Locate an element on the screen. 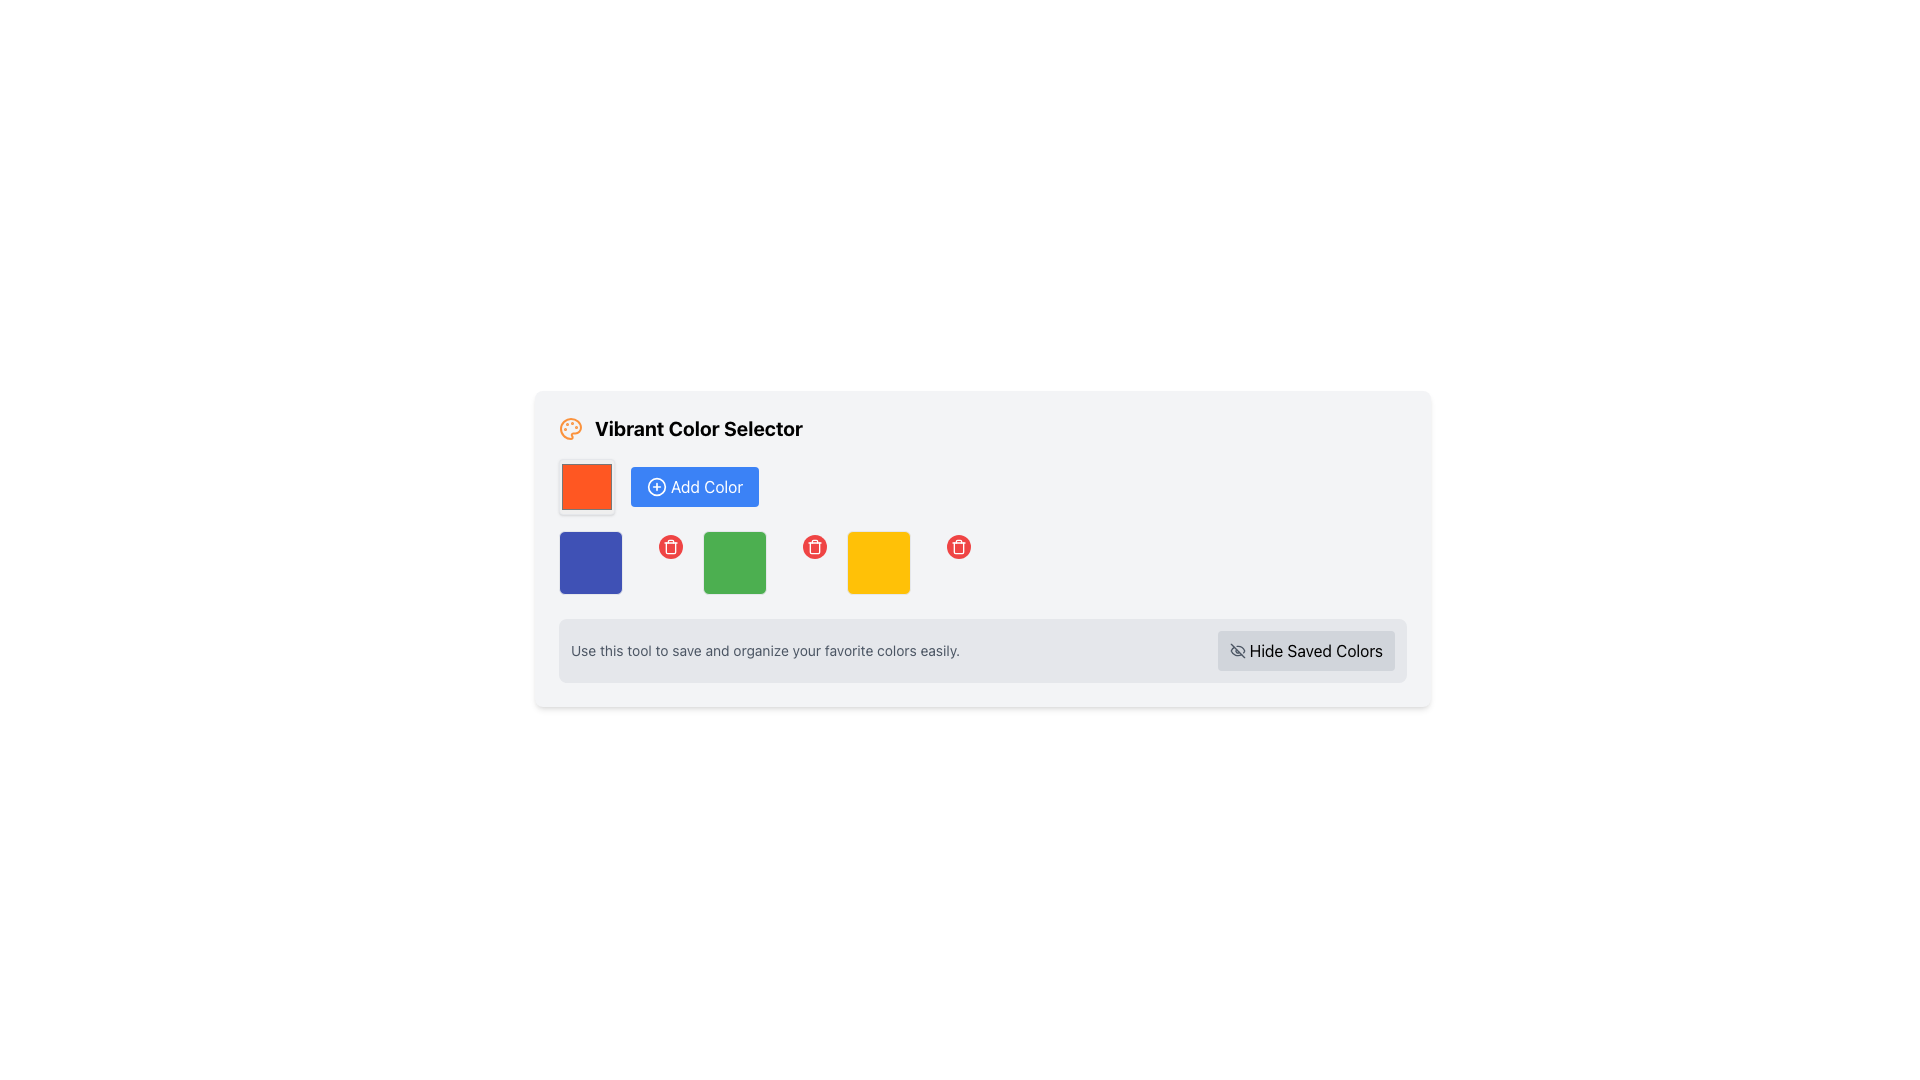 The image size is (1920, 1080). the third color box in the color selection tool is located at coordinates (766, 563).